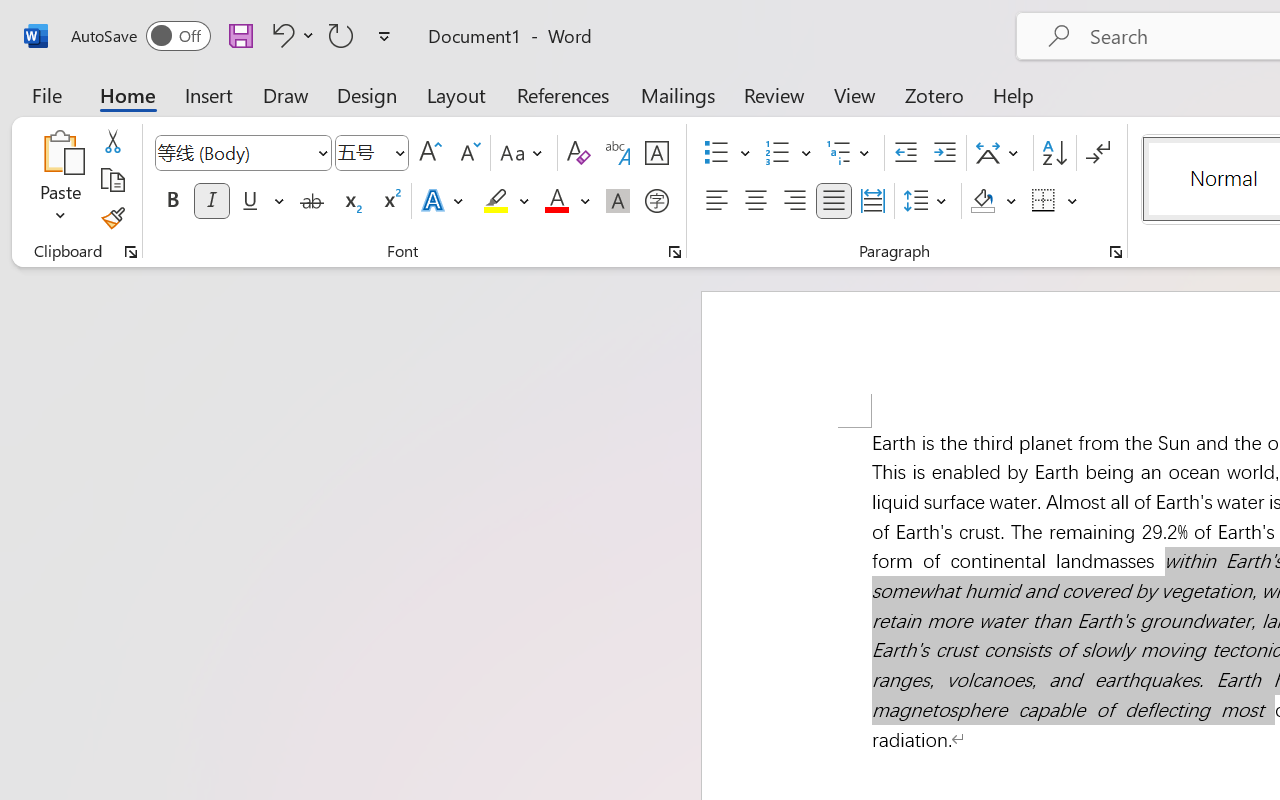 The image size is (1280, 800). I want to click on 'Change Case', so click(524, 153).